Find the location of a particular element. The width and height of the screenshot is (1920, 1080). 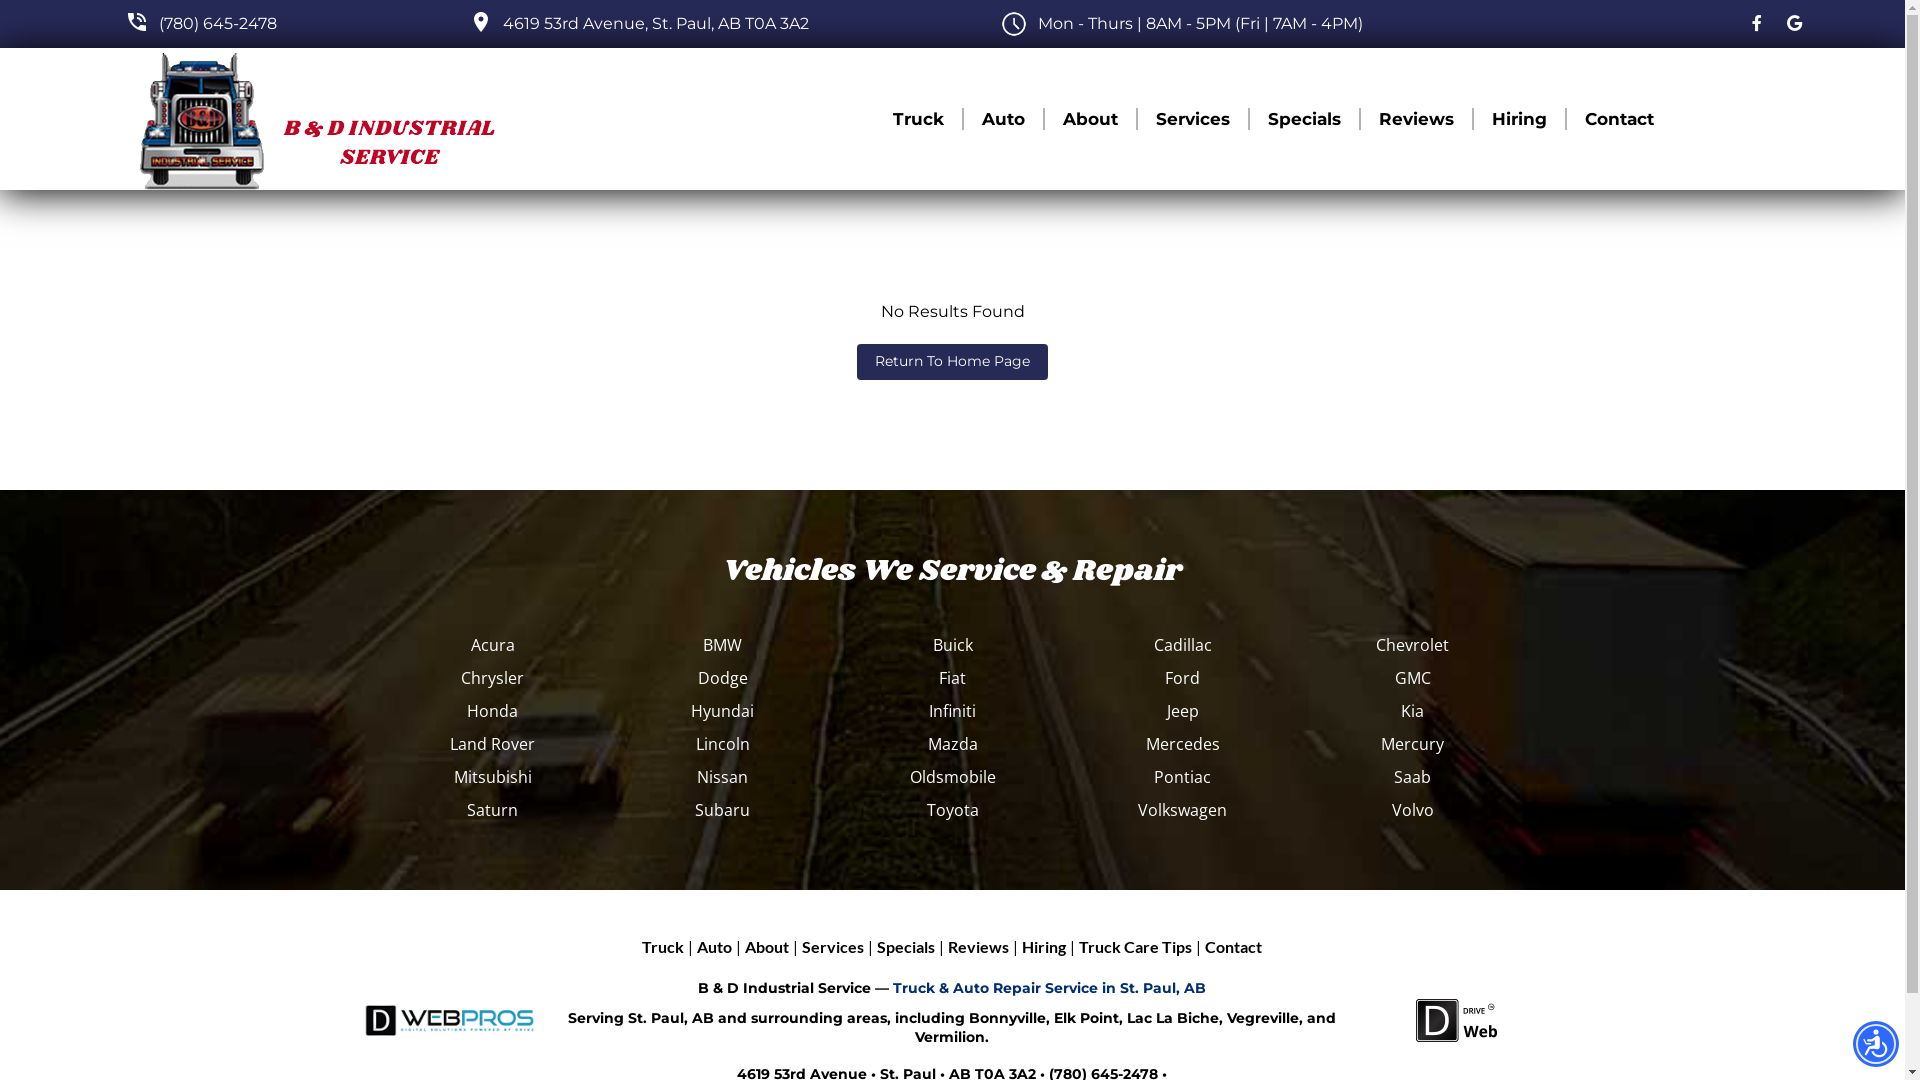

'Dodge' is located at coordinates (722, 677).